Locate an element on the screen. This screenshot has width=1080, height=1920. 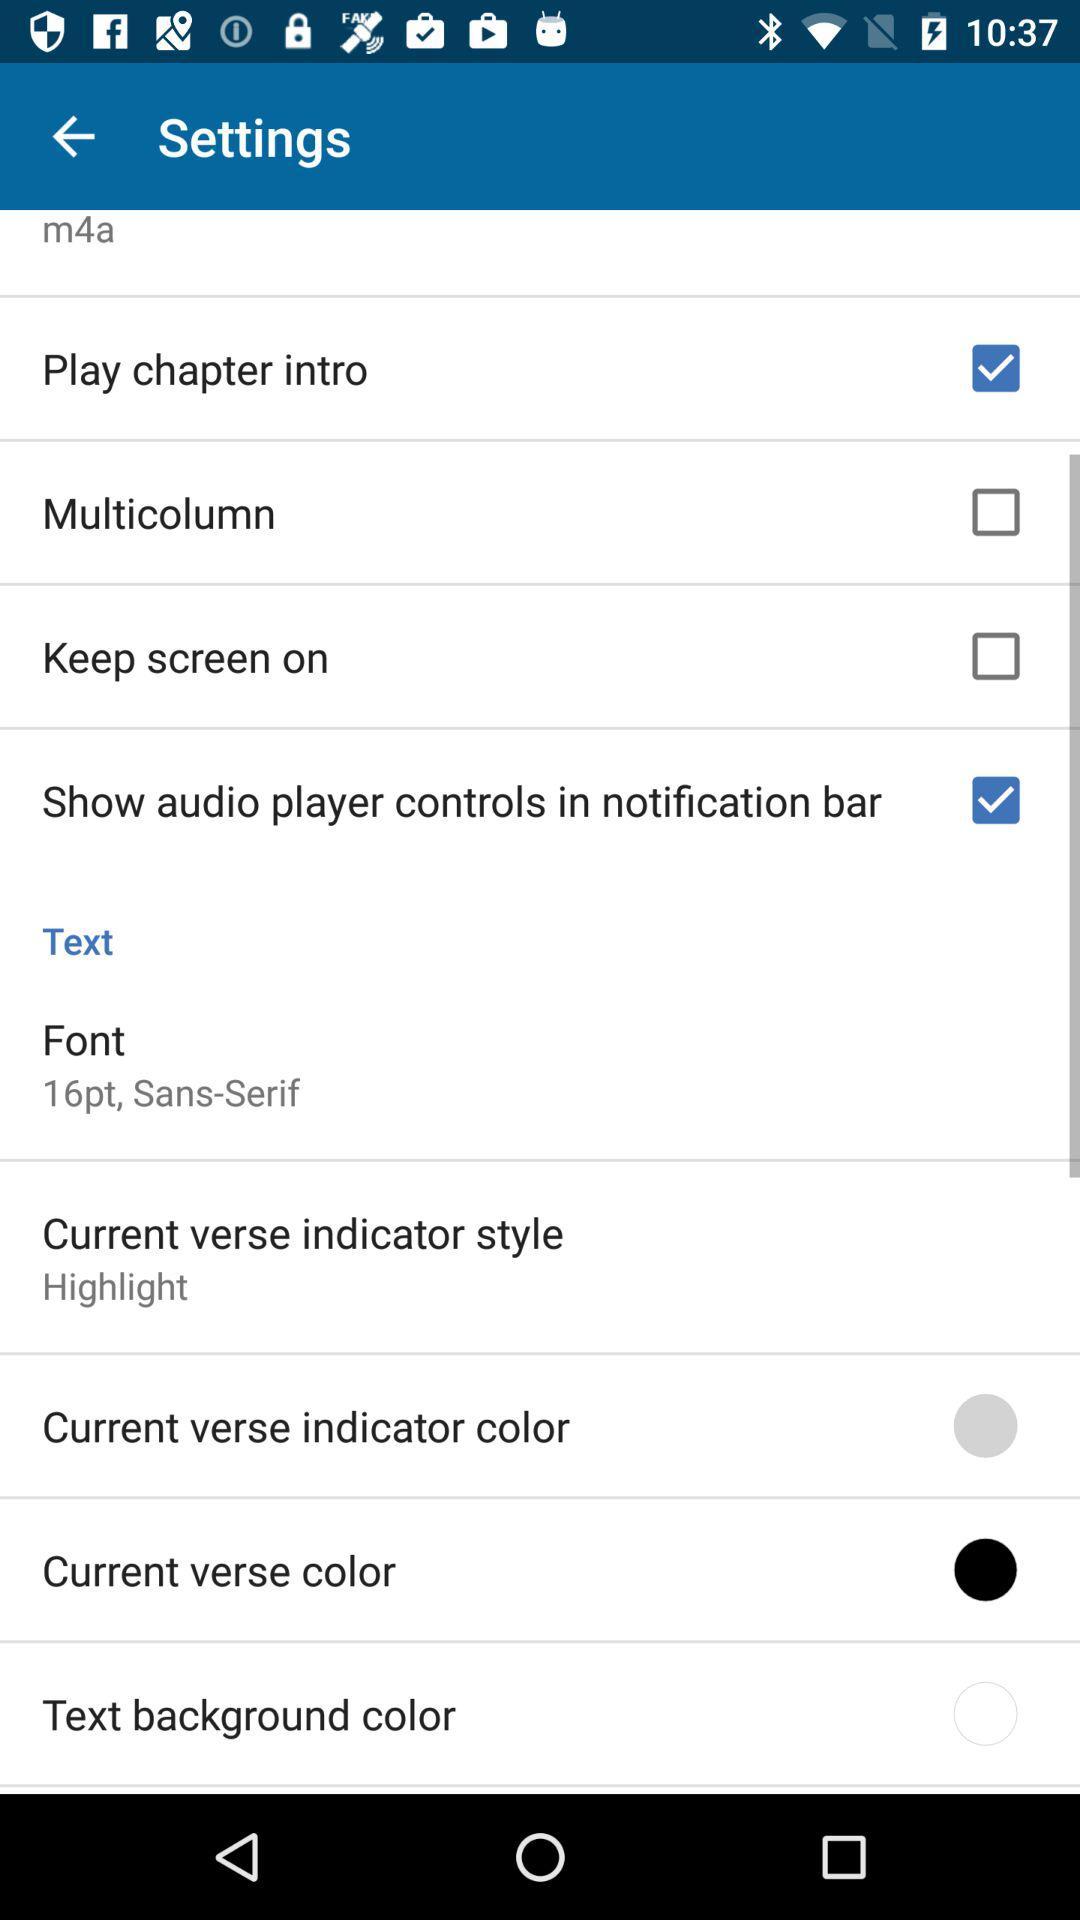
icon above play chapter intro item is located at coordinates (77, 228).